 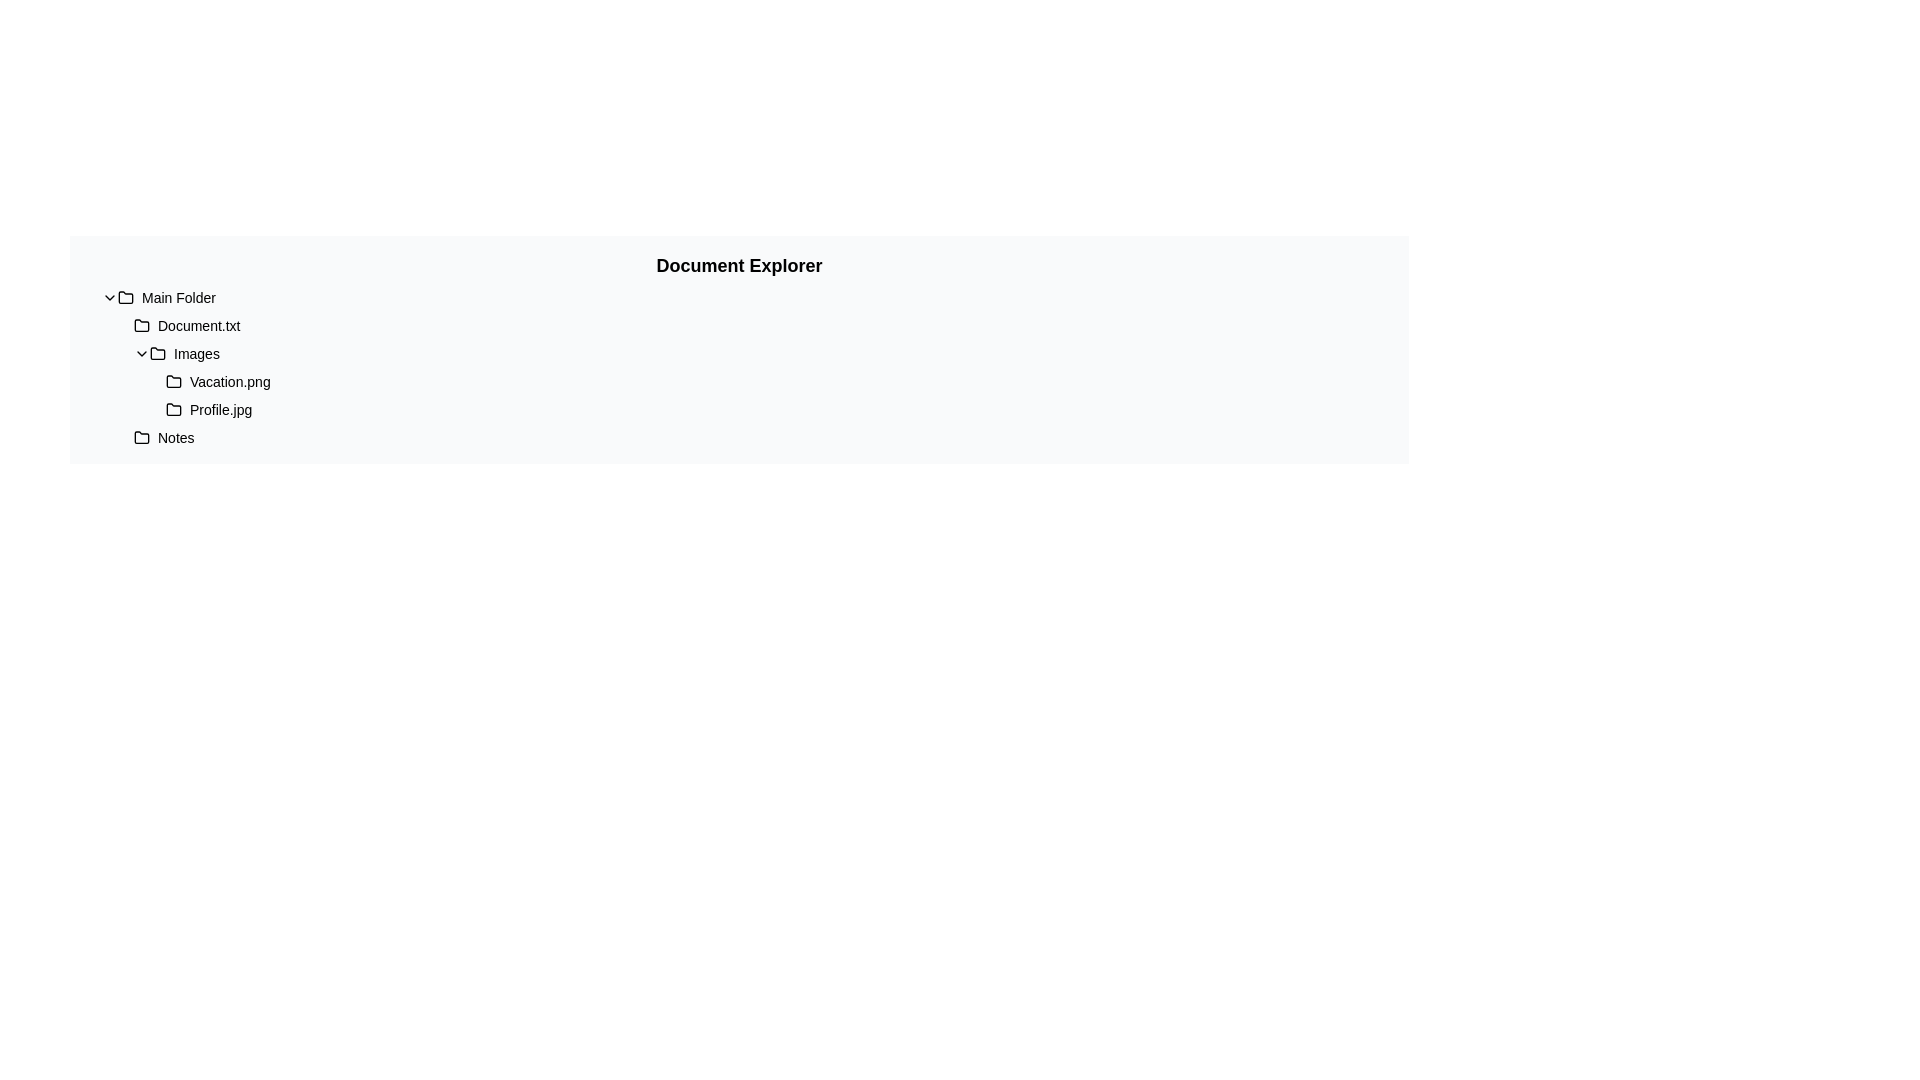 What do you see at coordinates (173, 381) in the screenshot?
I see `the decorative icon representing the folder associated with the text 'Vacation.png', which is located at the beginning of the horizontal row containing this text` at bounding box center [173, 381].